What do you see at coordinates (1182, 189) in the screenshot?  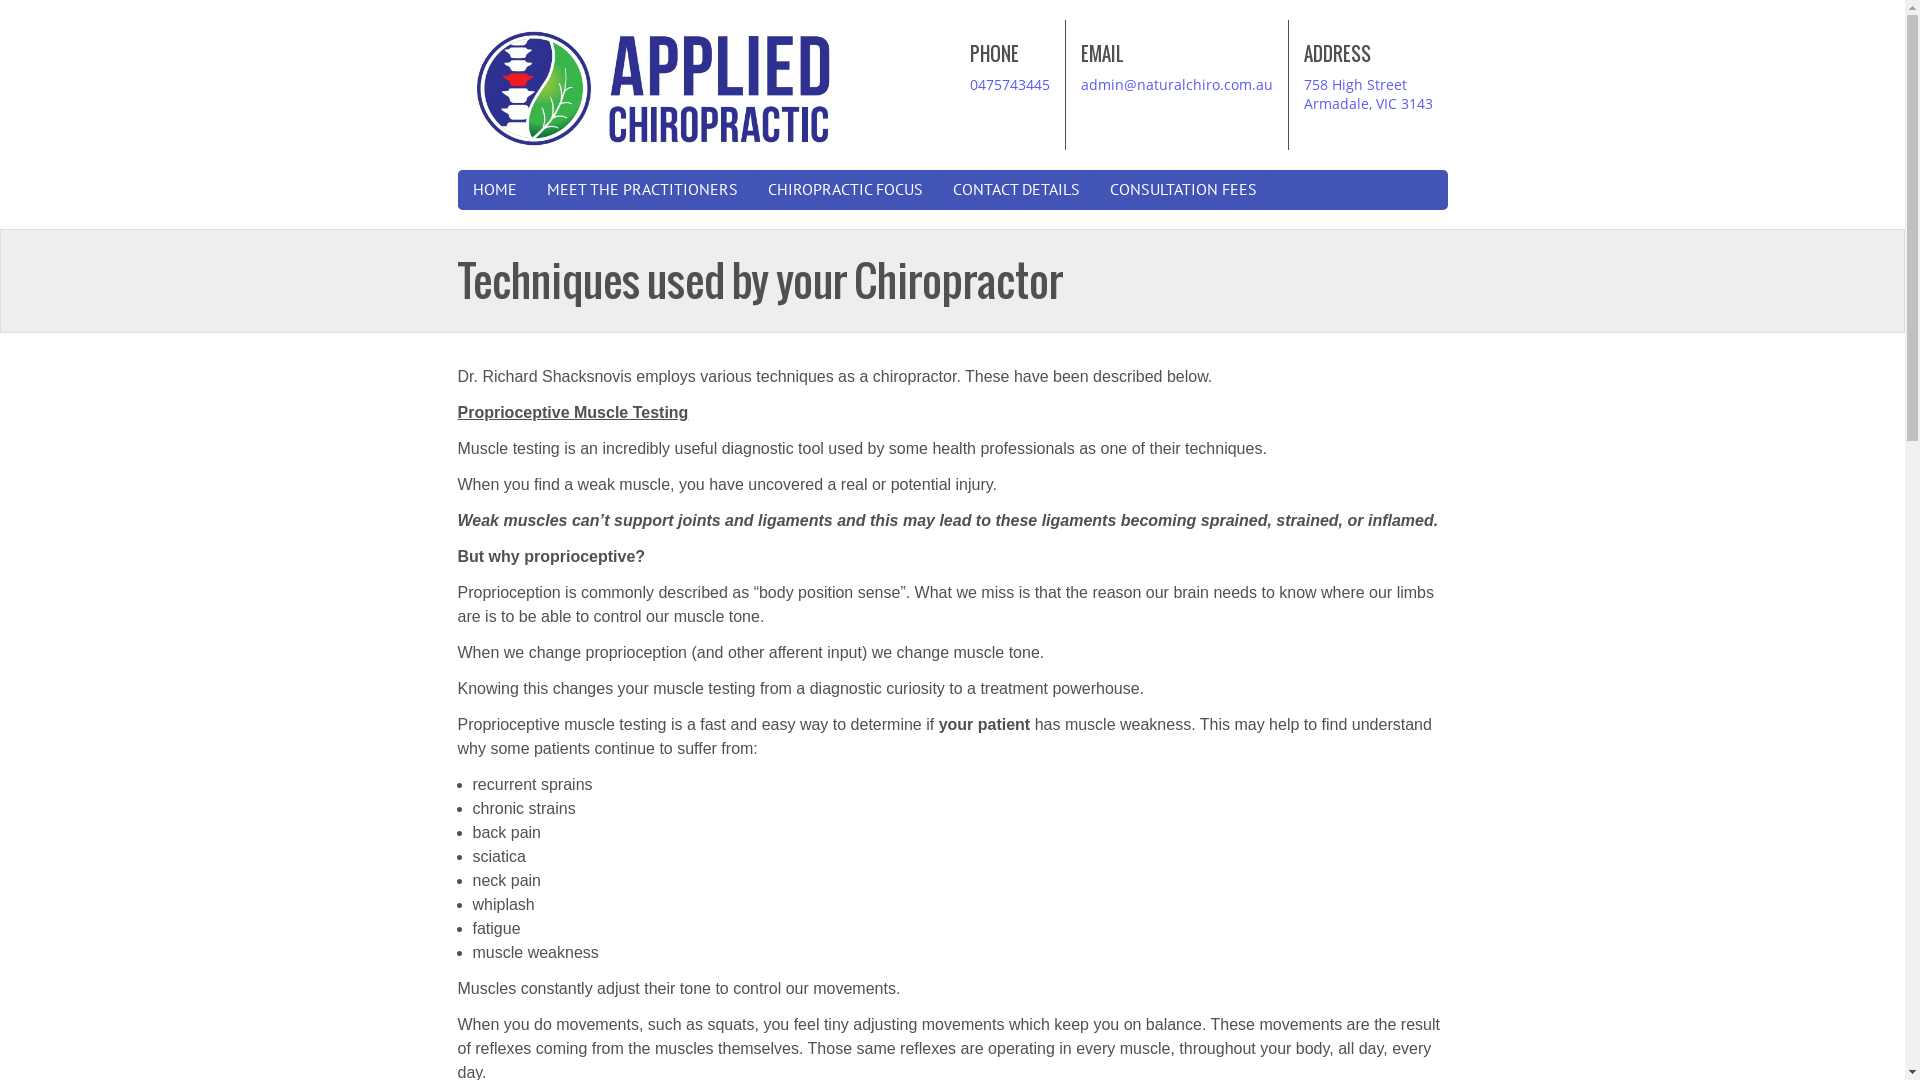 I see `'CONSULTATION FEES'` at bounding box center [1182, 189].